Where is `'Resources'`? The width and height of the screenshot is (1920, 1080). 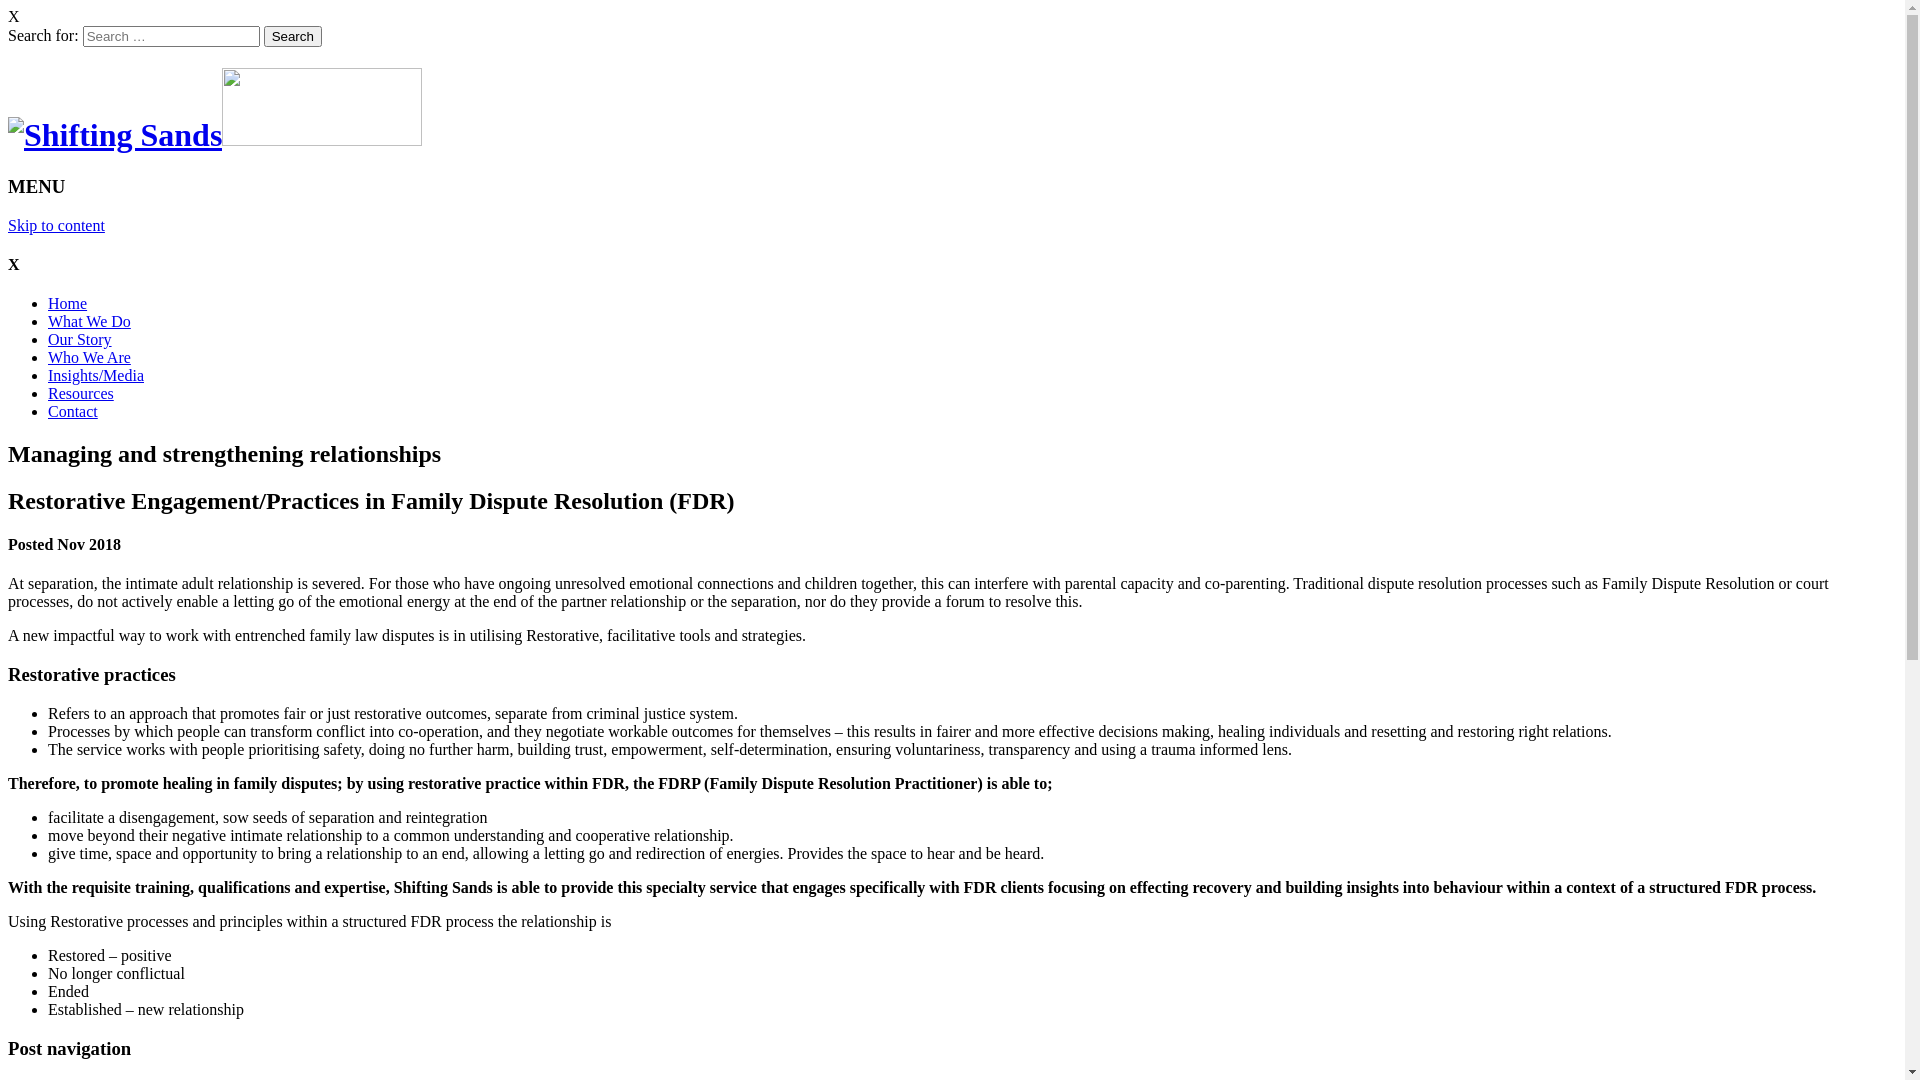
'Resources' is located at coordinates (80, 393).